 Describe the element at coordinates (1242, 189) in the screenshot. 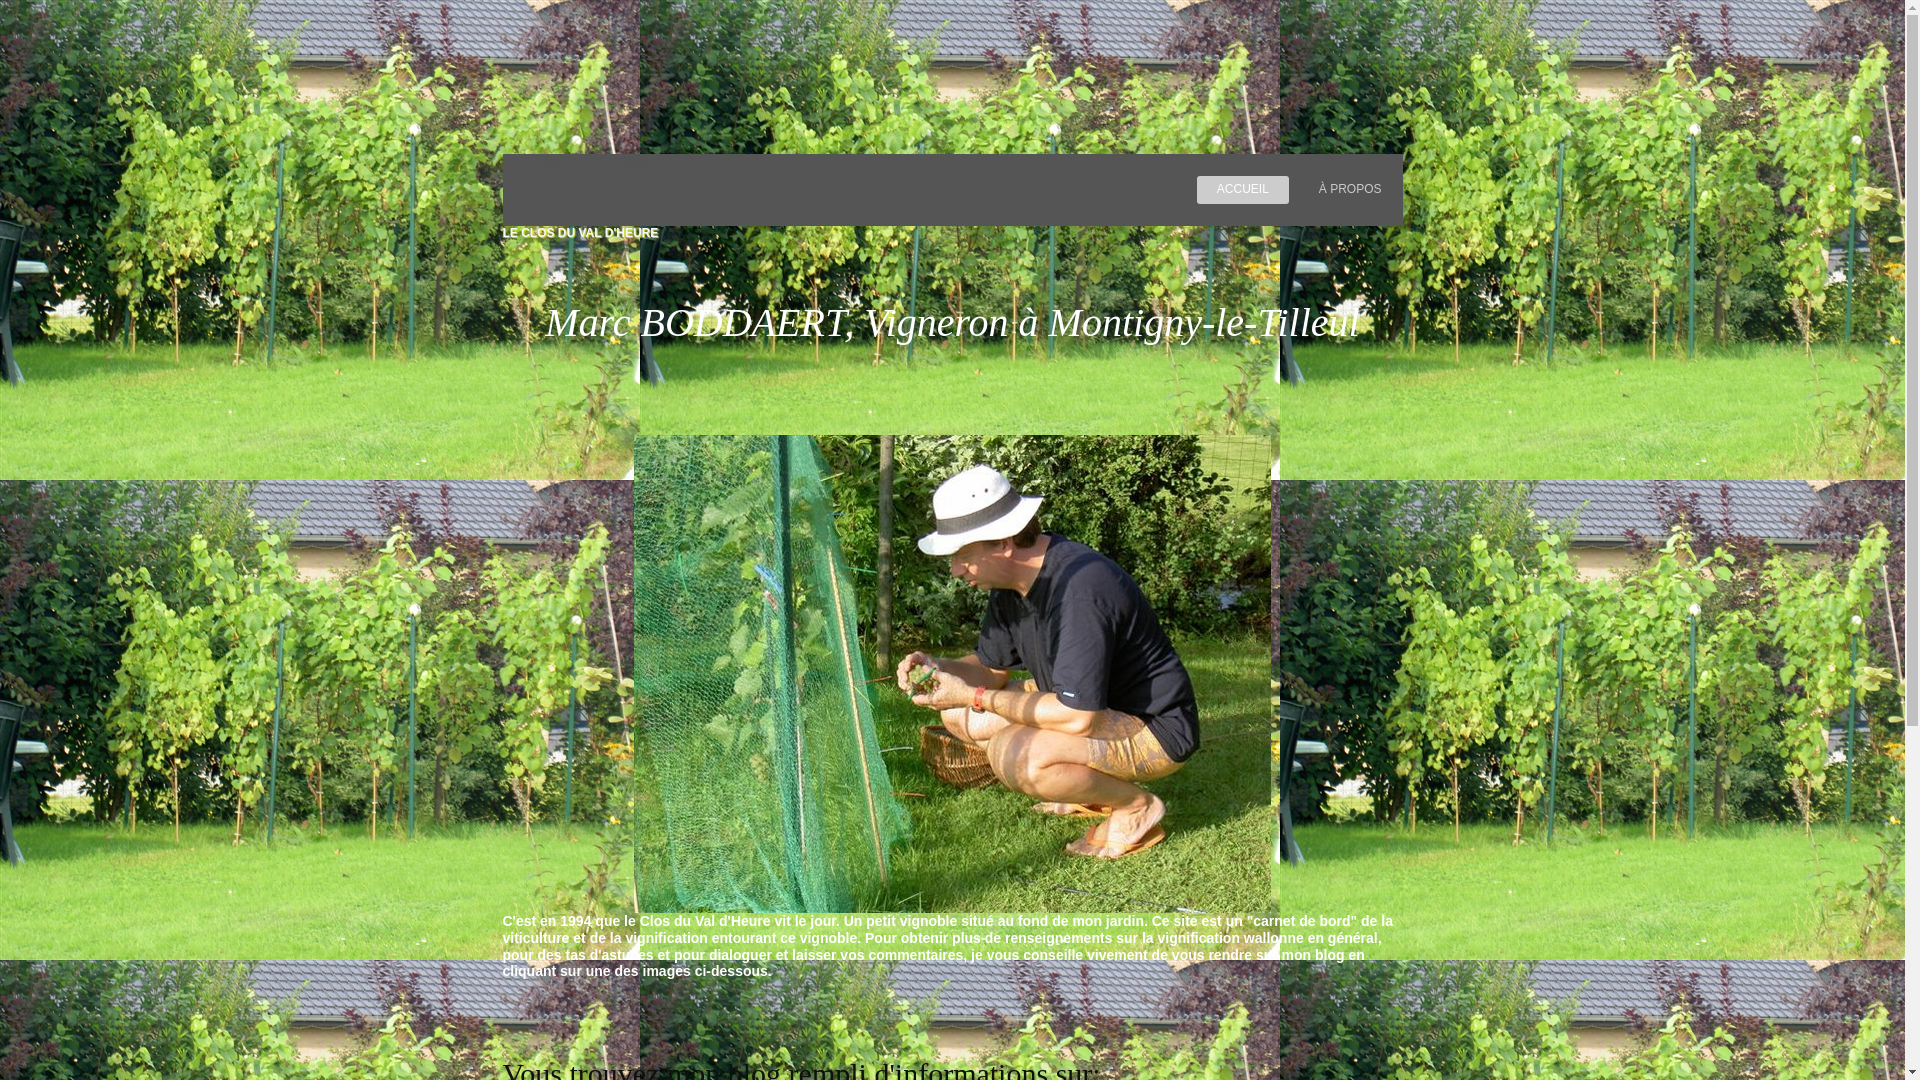

I see `'ACCUEIL'` at that location.